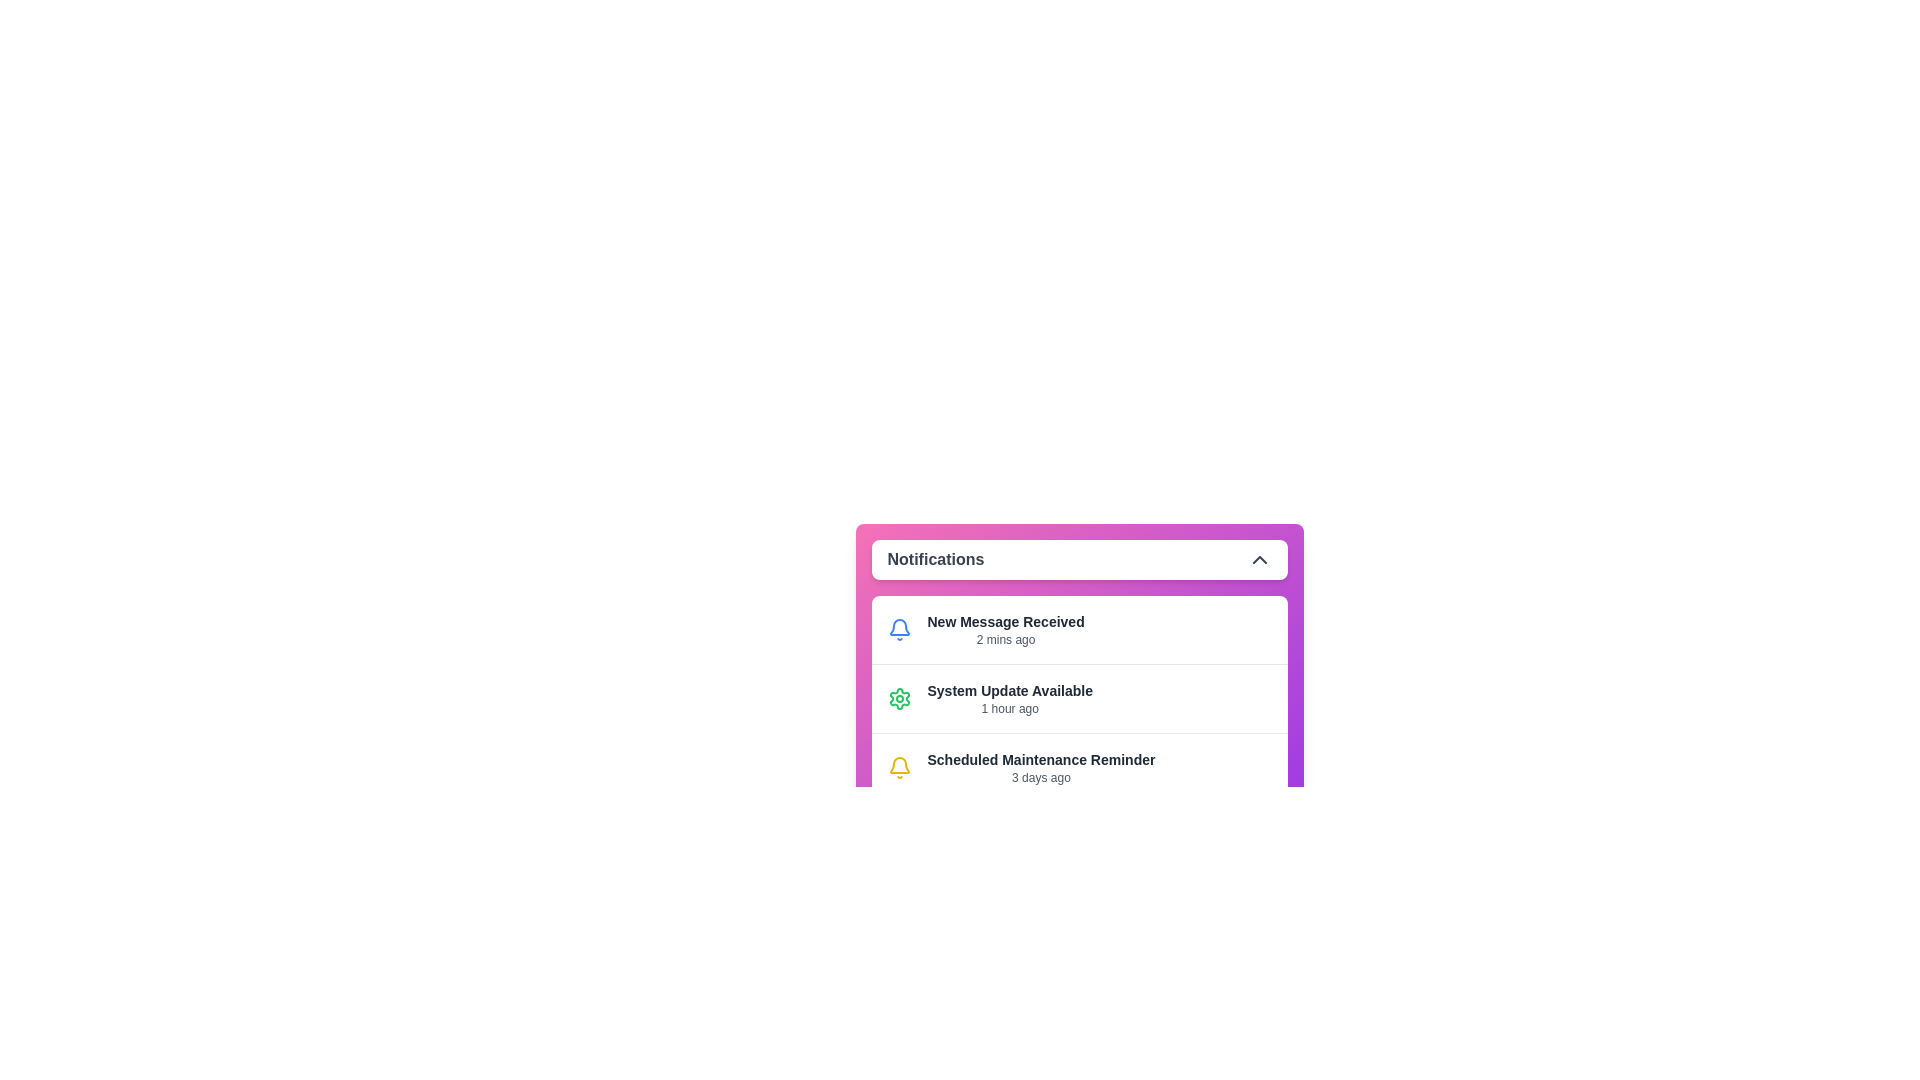 This screenshot has width=1920, height=1080. Describe the element at coordinates (1010, 708) in the screenshot. I see `light gray text '1 hour ago' located beneath the title 'System Update Available' within the second notification of the notification panel` at that location.